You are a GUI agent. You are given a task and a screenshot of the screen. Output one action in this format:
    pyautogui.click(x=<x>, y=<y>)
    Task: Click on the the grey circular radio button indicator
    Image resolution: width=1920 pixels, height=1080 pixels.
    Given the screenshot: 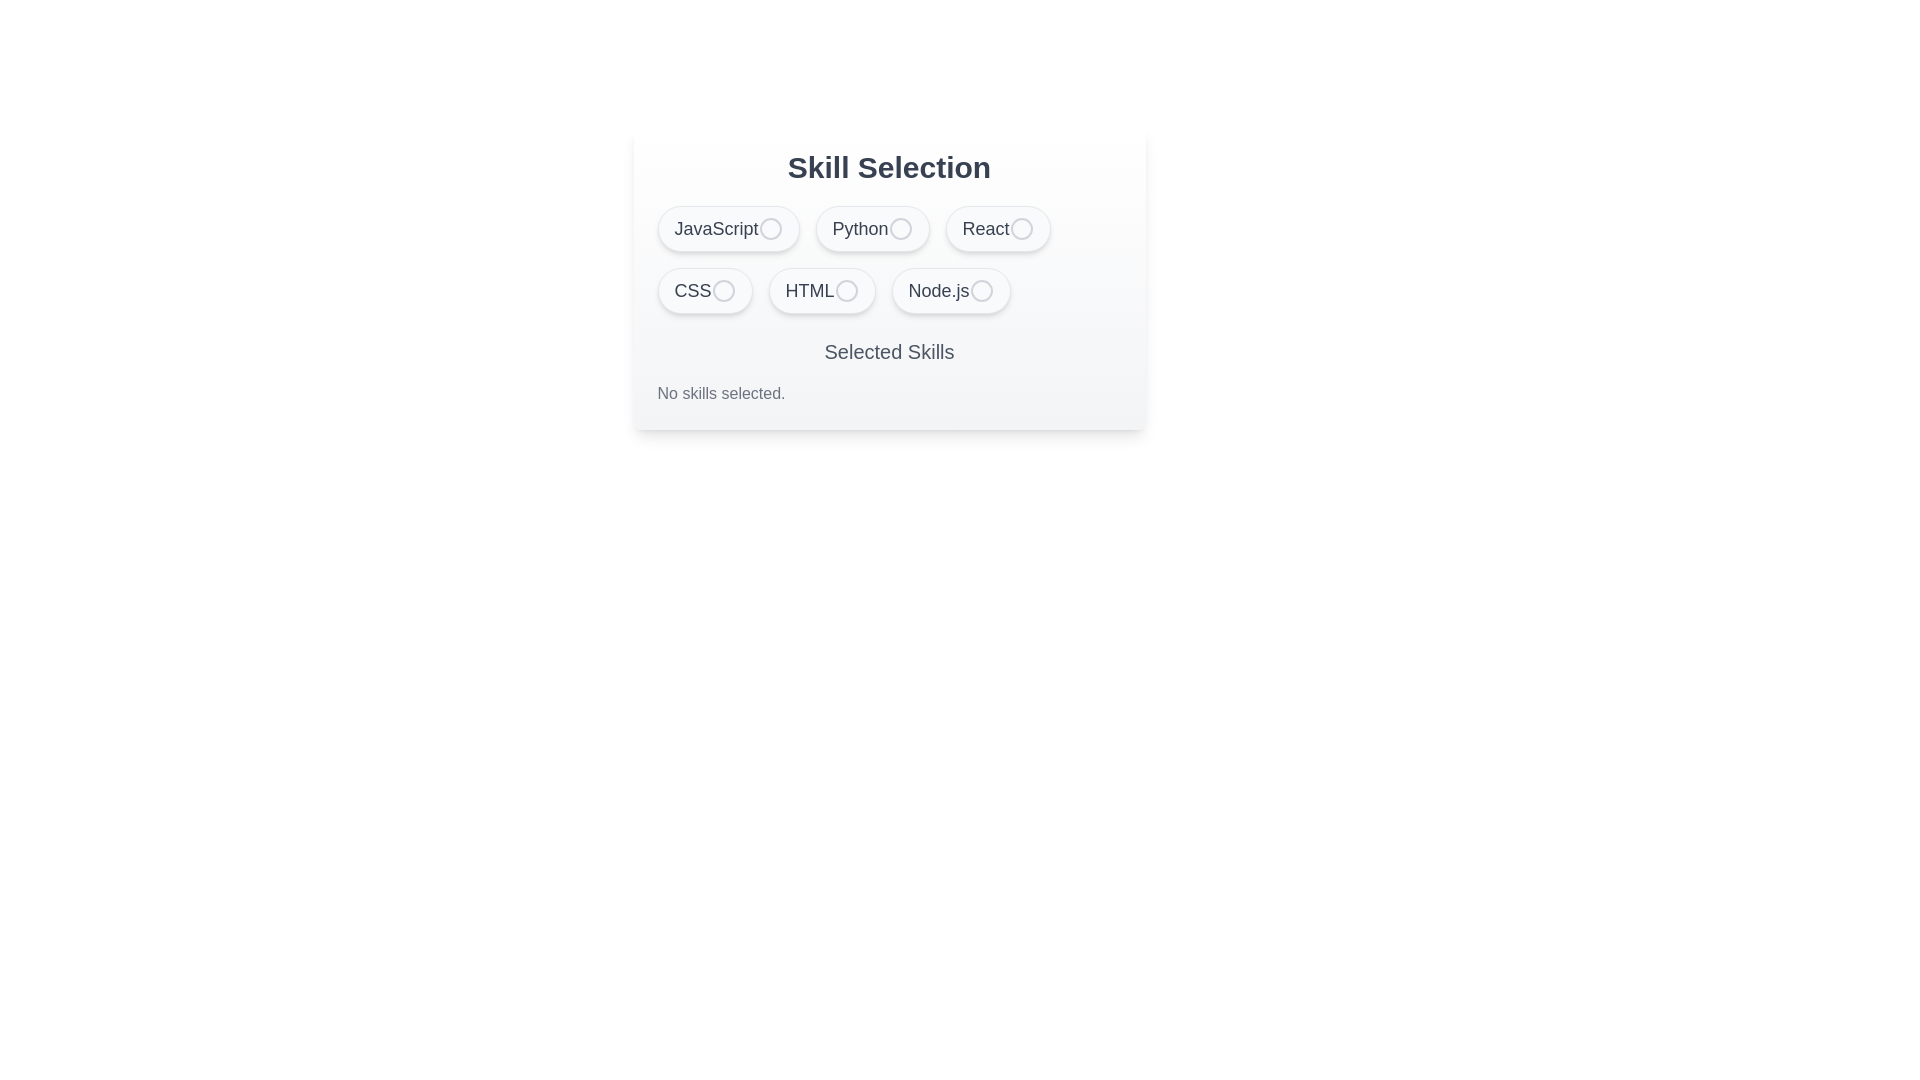 What is the action you would take?
    pyautogui.click(x=769, y=227)
    